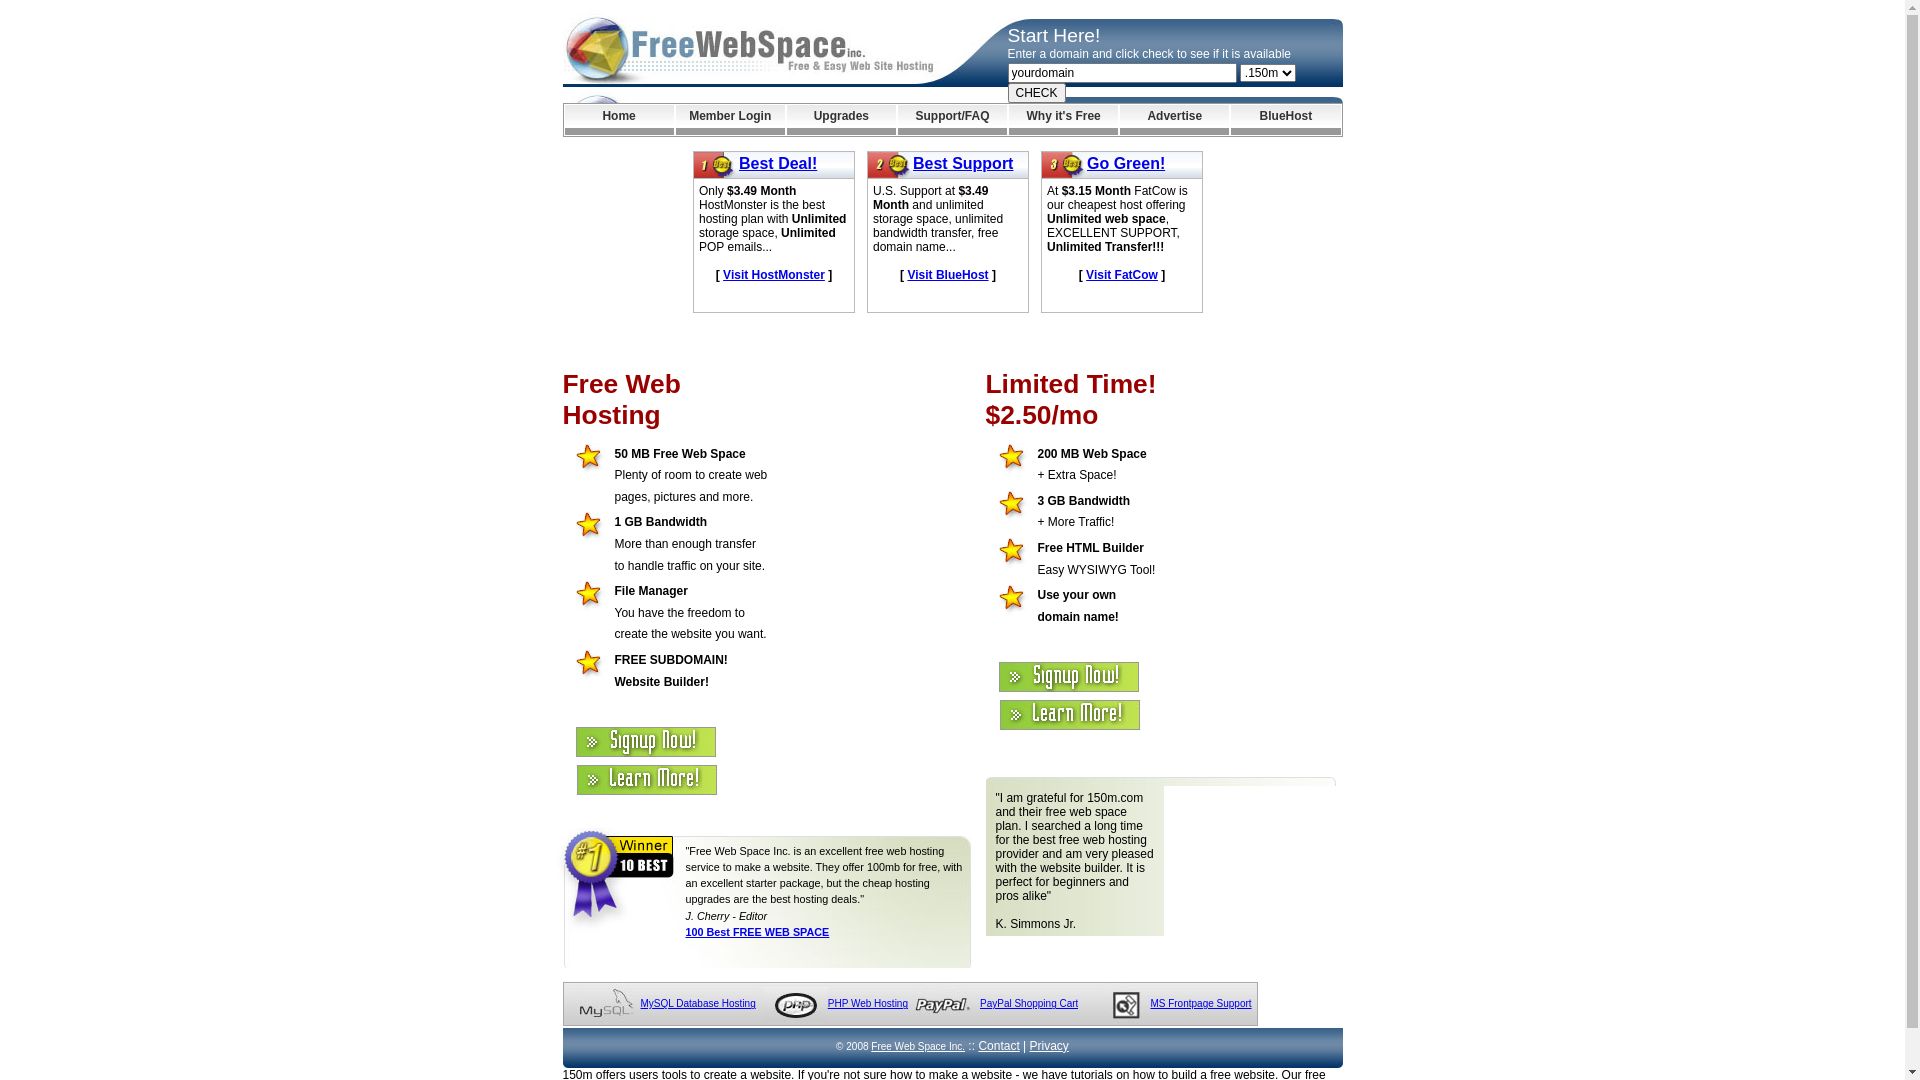 The width and height of the screenshot is (1920, 1080). Describe the element at coordinates (697, 1003) in the screenshot. I see `'MySQL Database Hosting'` at that location.